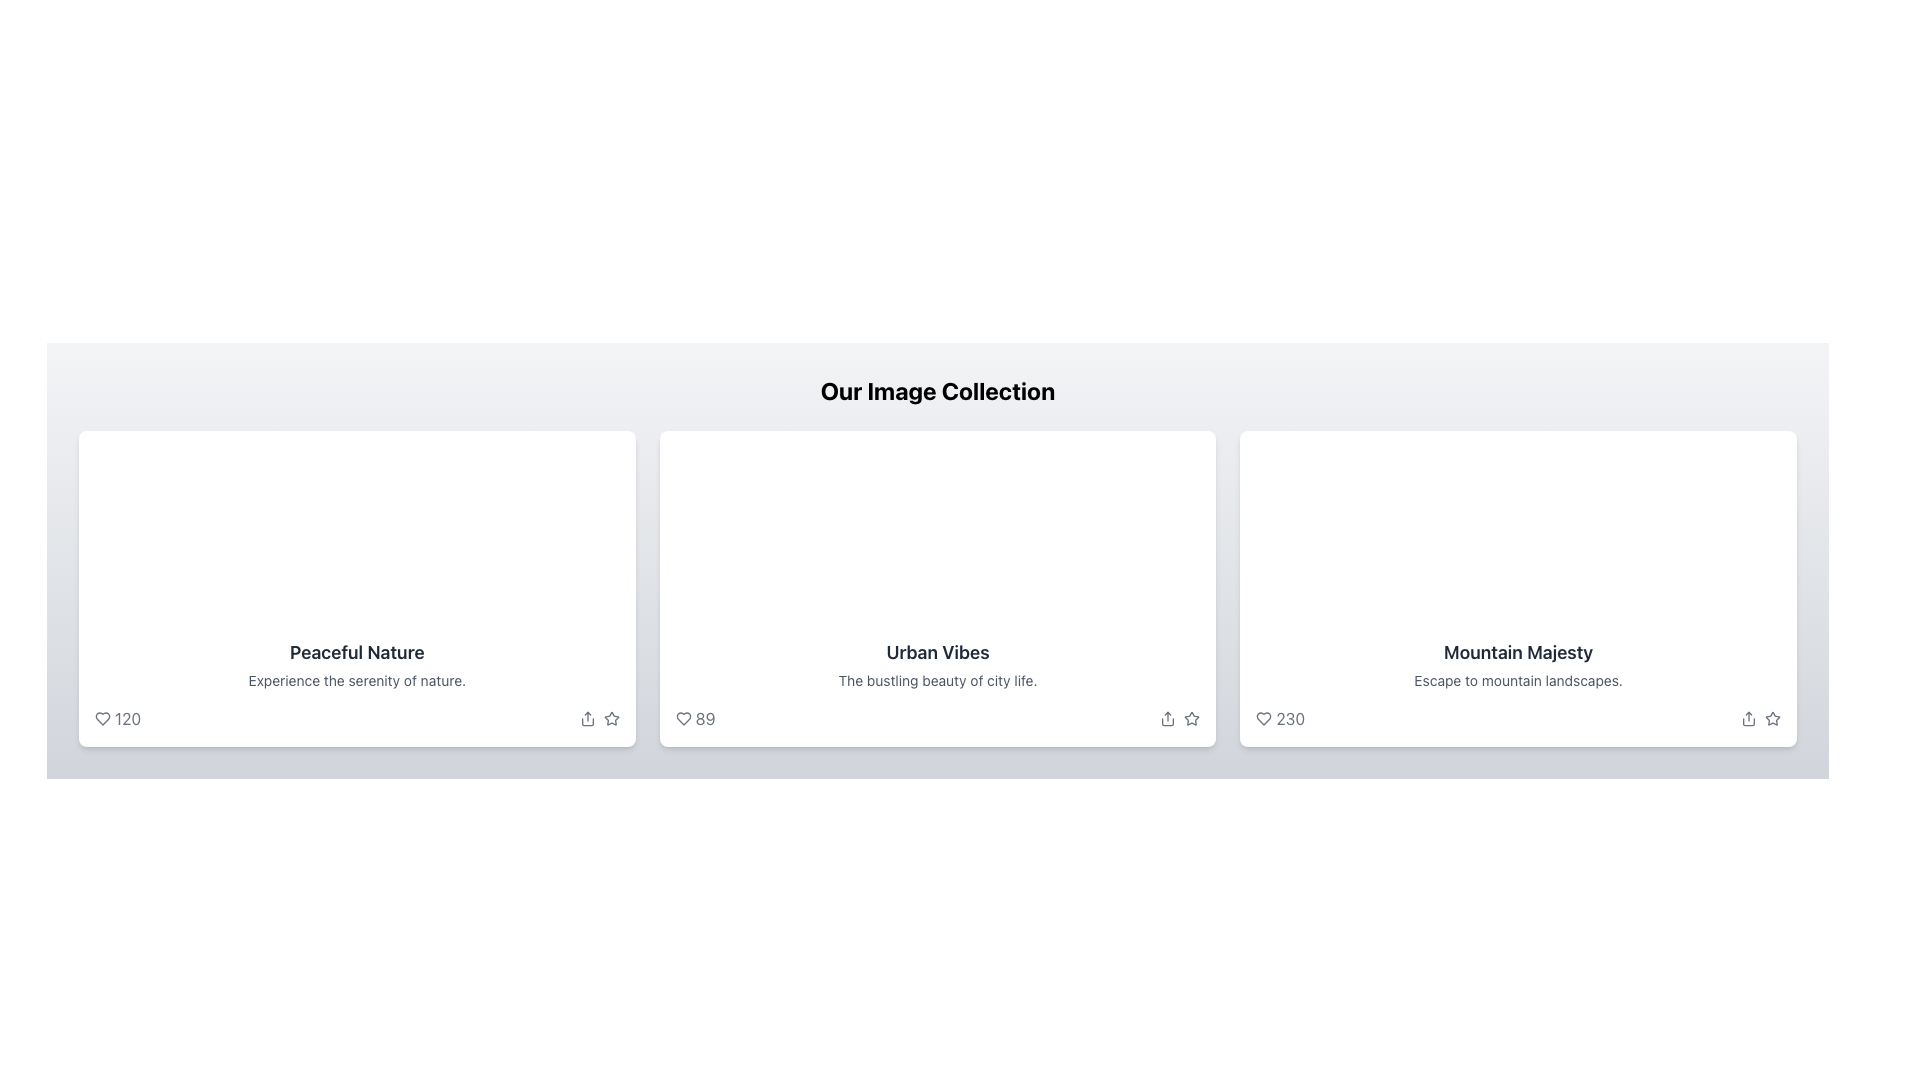  Describe the element at coordinates (101, 717) in the screenshot. I see `the heart-shaped icon in the lower-left corner of the 'Peaceful Nature' card, which is adjacent to the number '120'` at that location.